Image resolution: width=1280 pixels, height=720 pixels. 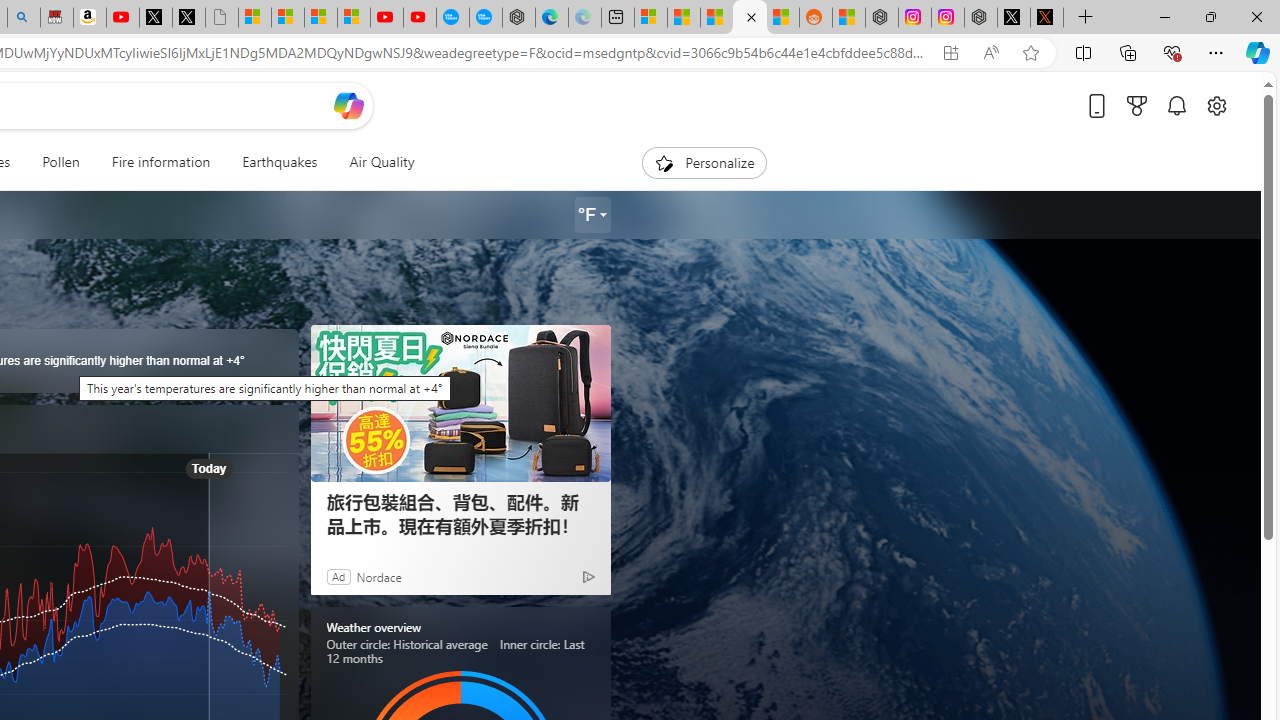 I want to click on 'Pollen', so click(x=60, y=162).